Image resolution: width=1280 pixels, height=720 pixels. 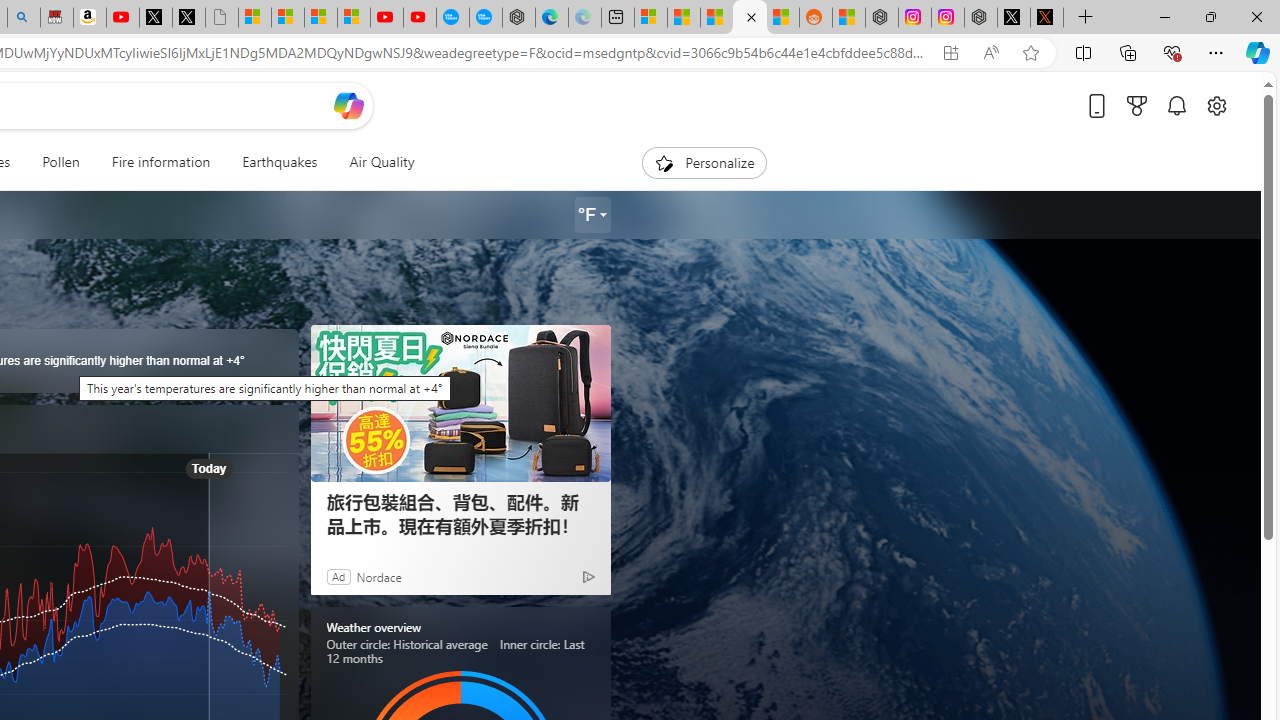 I want to click on 'Pollen', so click(x=60, y=162).